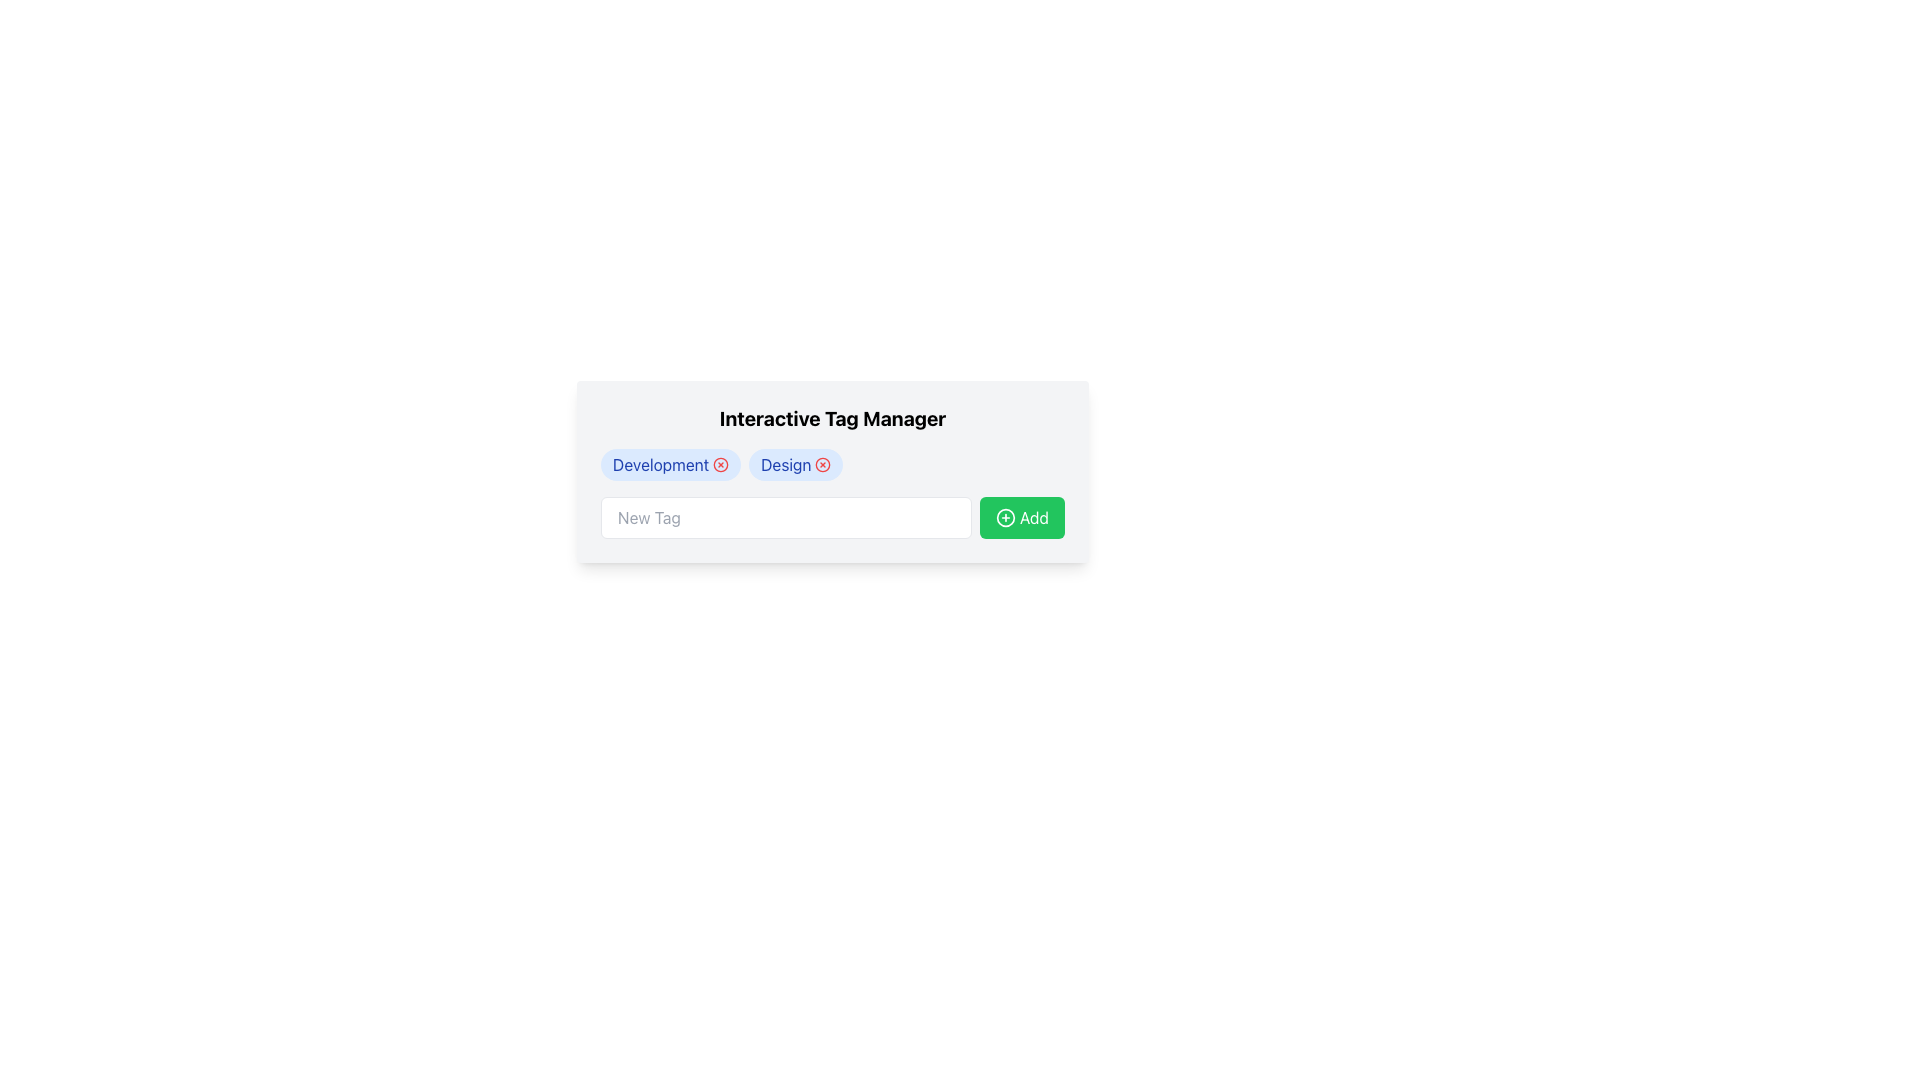 This screenshot has width=1920, height=1080. What do you see at coordinates (671, 465) in the screenshot?
I see `the 'Development' tag, which is a pill-shaped component with a light blue background and a red 'x' remove button` at bounding box center [671, 465].